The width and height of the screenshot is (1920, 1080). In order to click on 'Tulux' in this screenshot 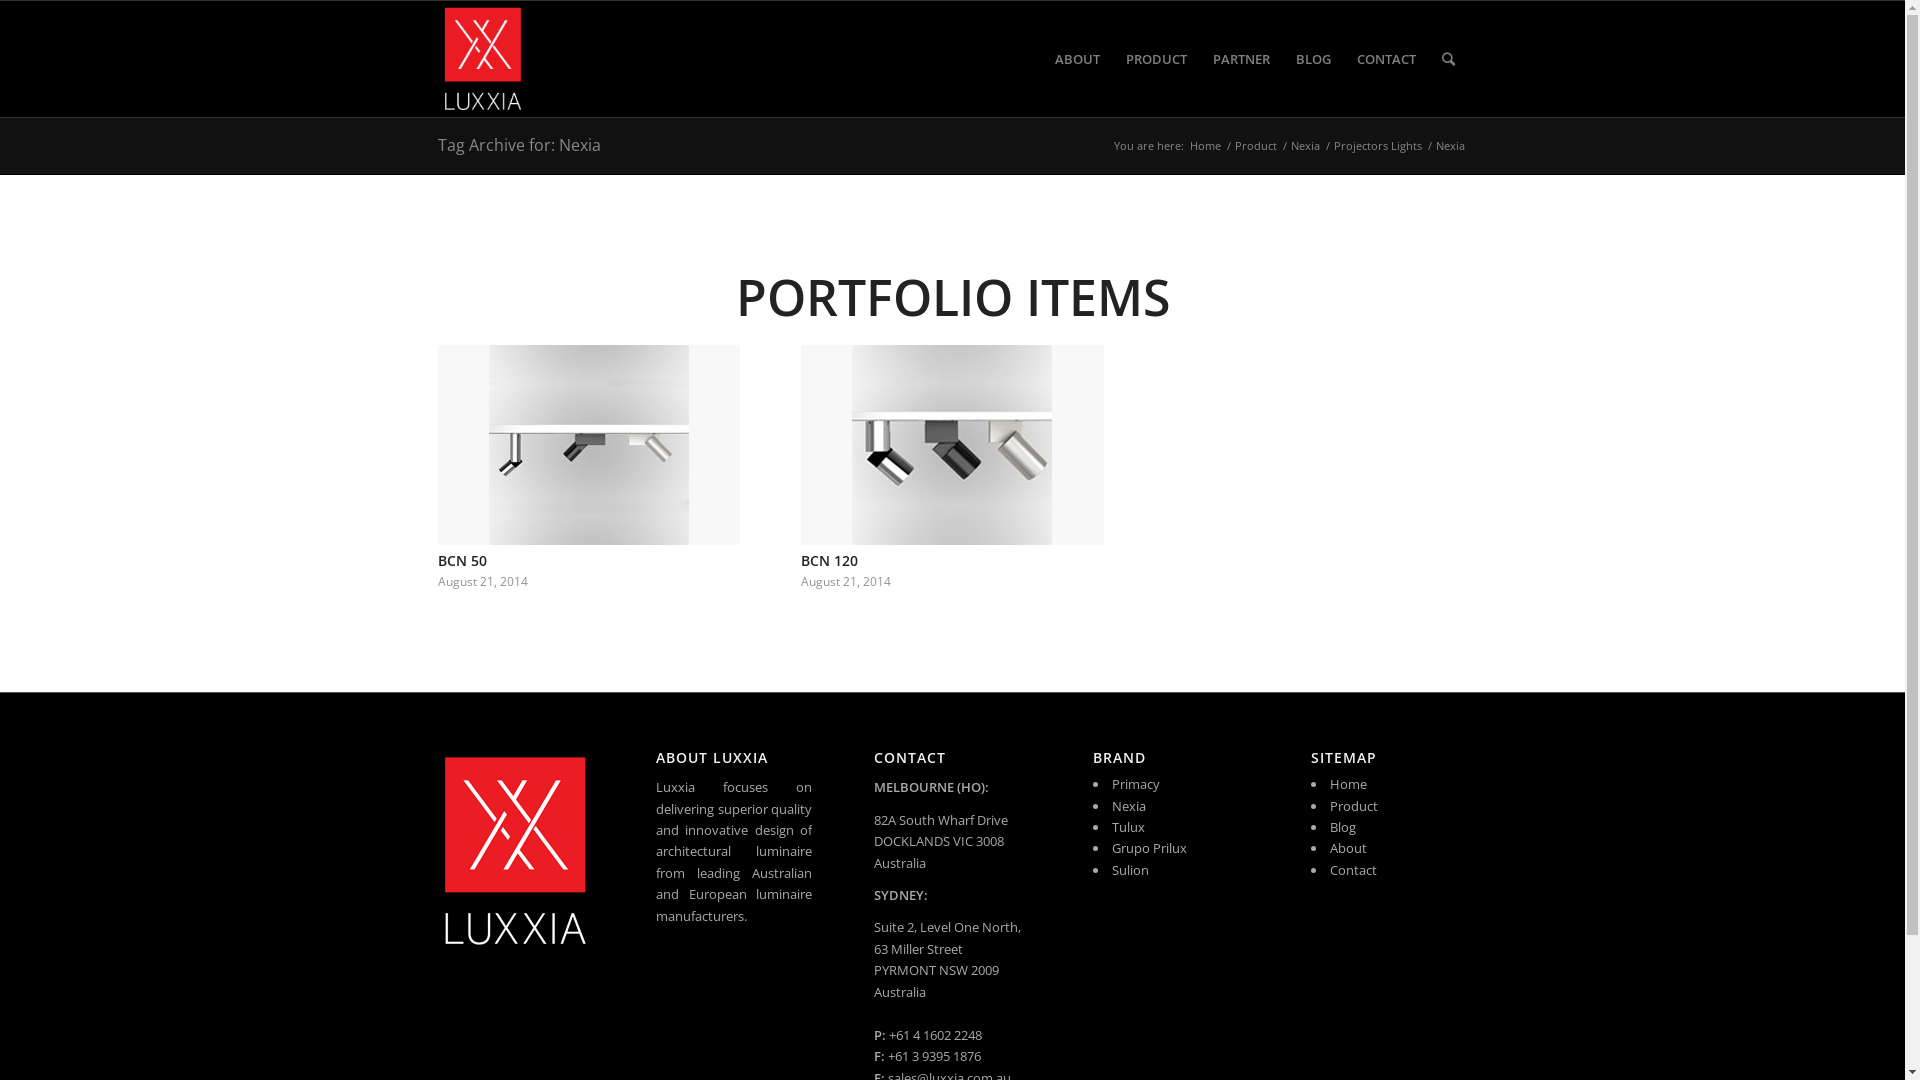, I will do `click(1128, 826)`.